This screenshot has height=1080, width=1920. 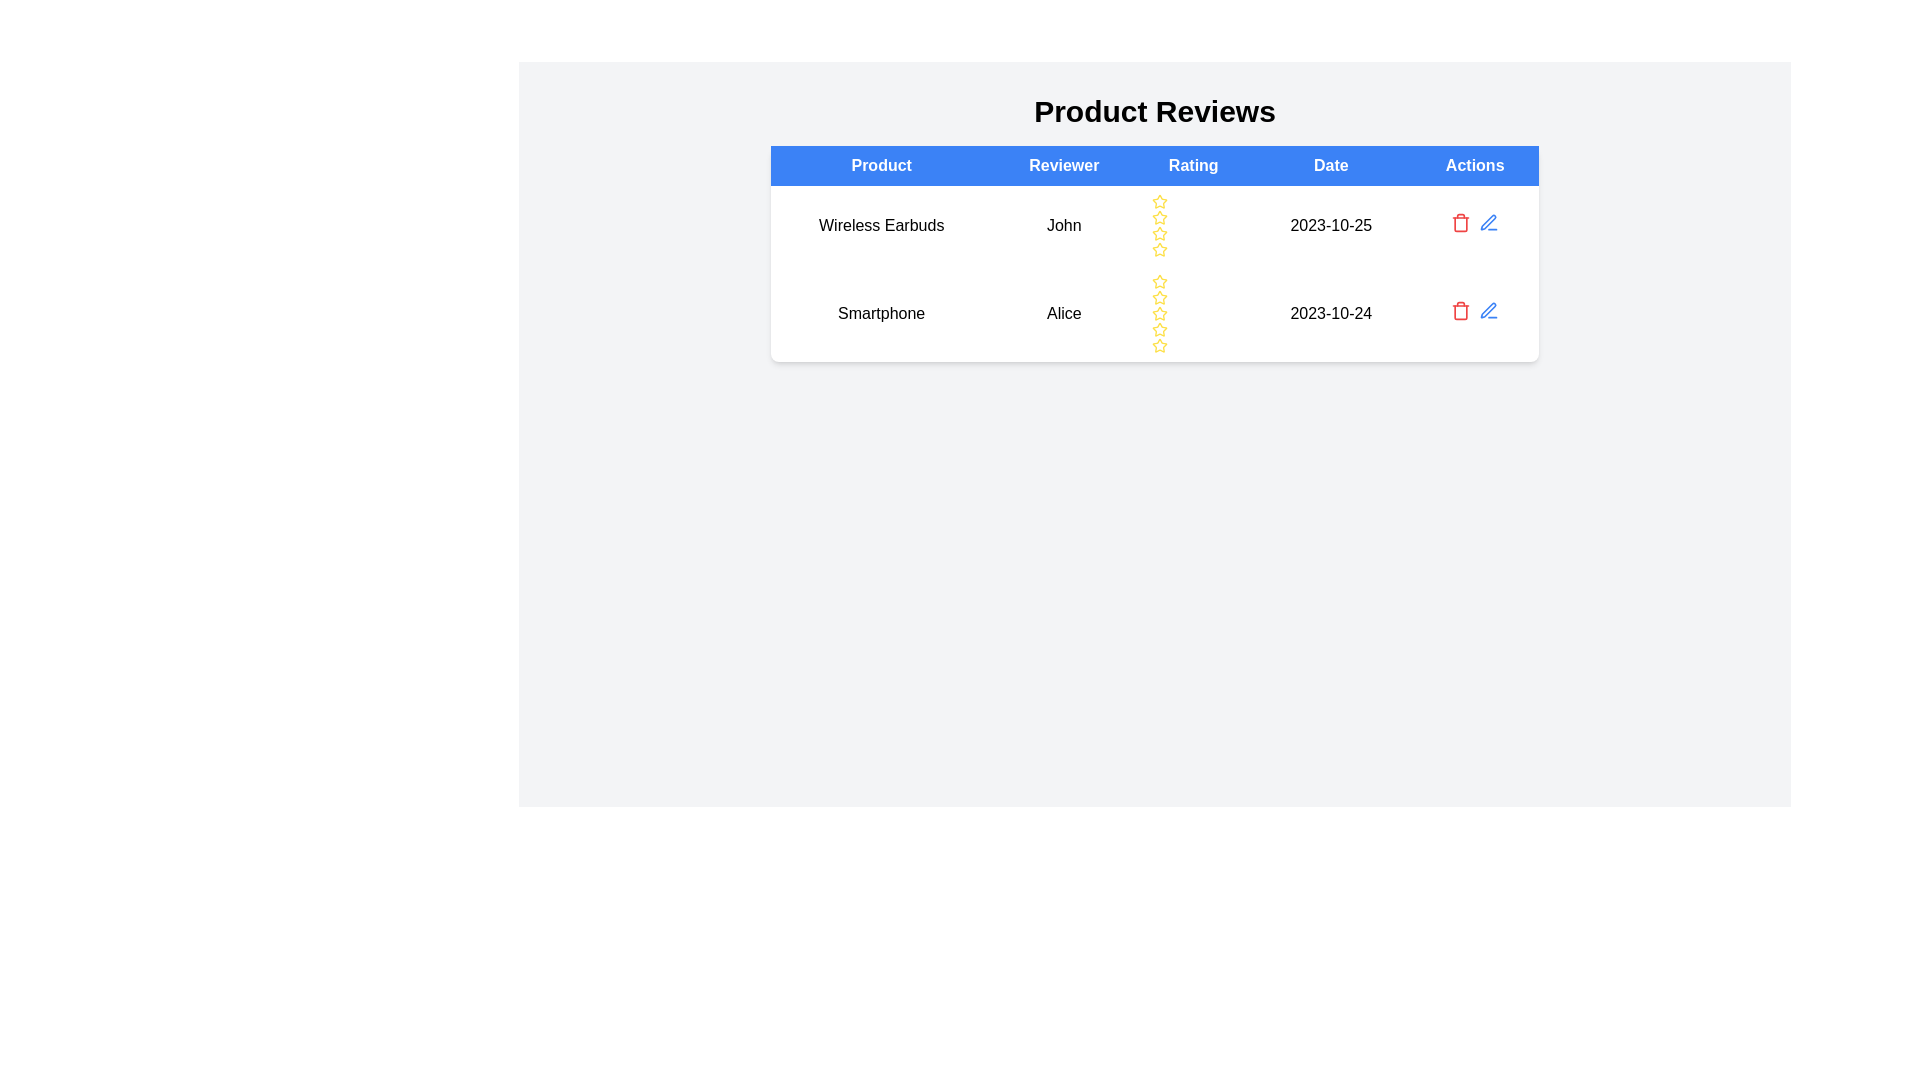 I want to click on the first star rating icon in the 'Ratings' column for the 'Wireless Earbuds' product, so click(x=1160, y=201).